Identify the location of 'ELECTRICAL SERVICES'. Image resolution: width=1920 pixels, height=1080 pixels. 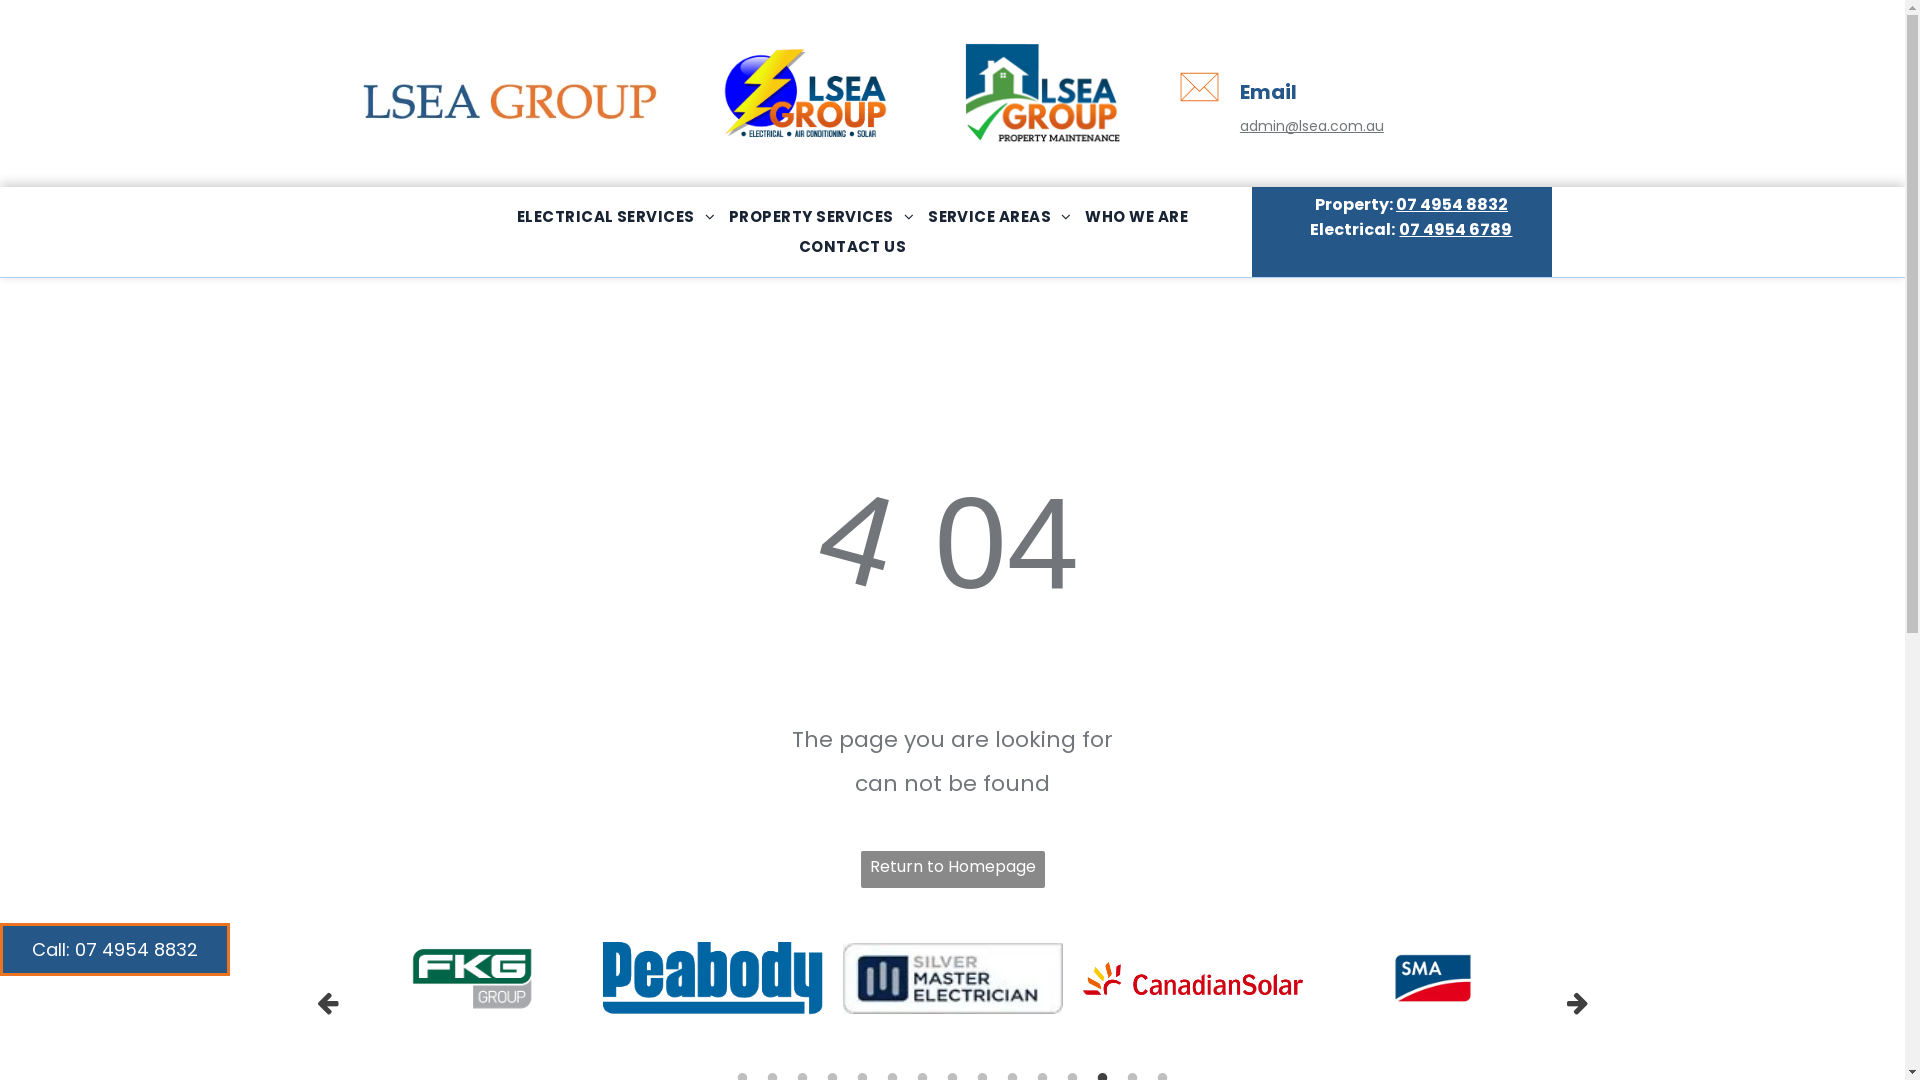
(614, 216).